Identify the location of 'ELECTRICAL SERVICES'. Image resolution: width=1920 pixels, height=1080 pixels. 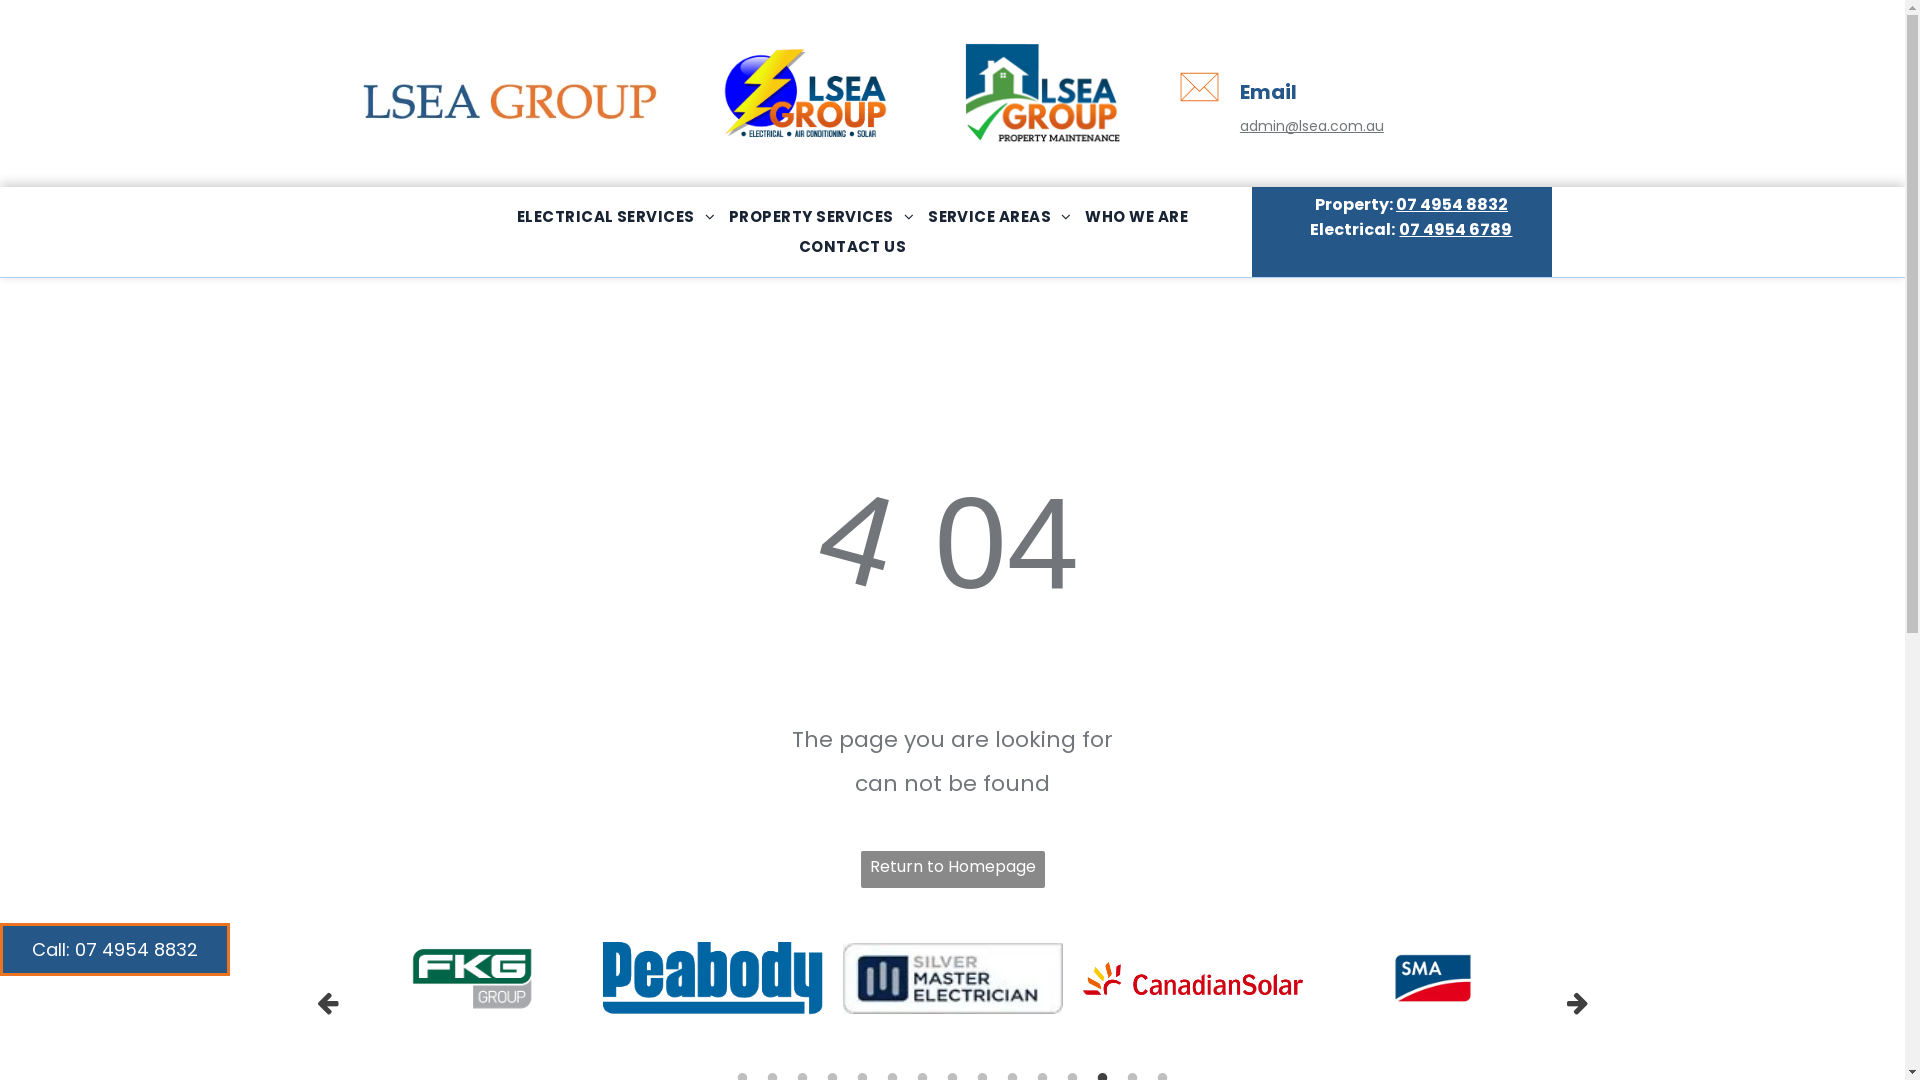
(614, 216).